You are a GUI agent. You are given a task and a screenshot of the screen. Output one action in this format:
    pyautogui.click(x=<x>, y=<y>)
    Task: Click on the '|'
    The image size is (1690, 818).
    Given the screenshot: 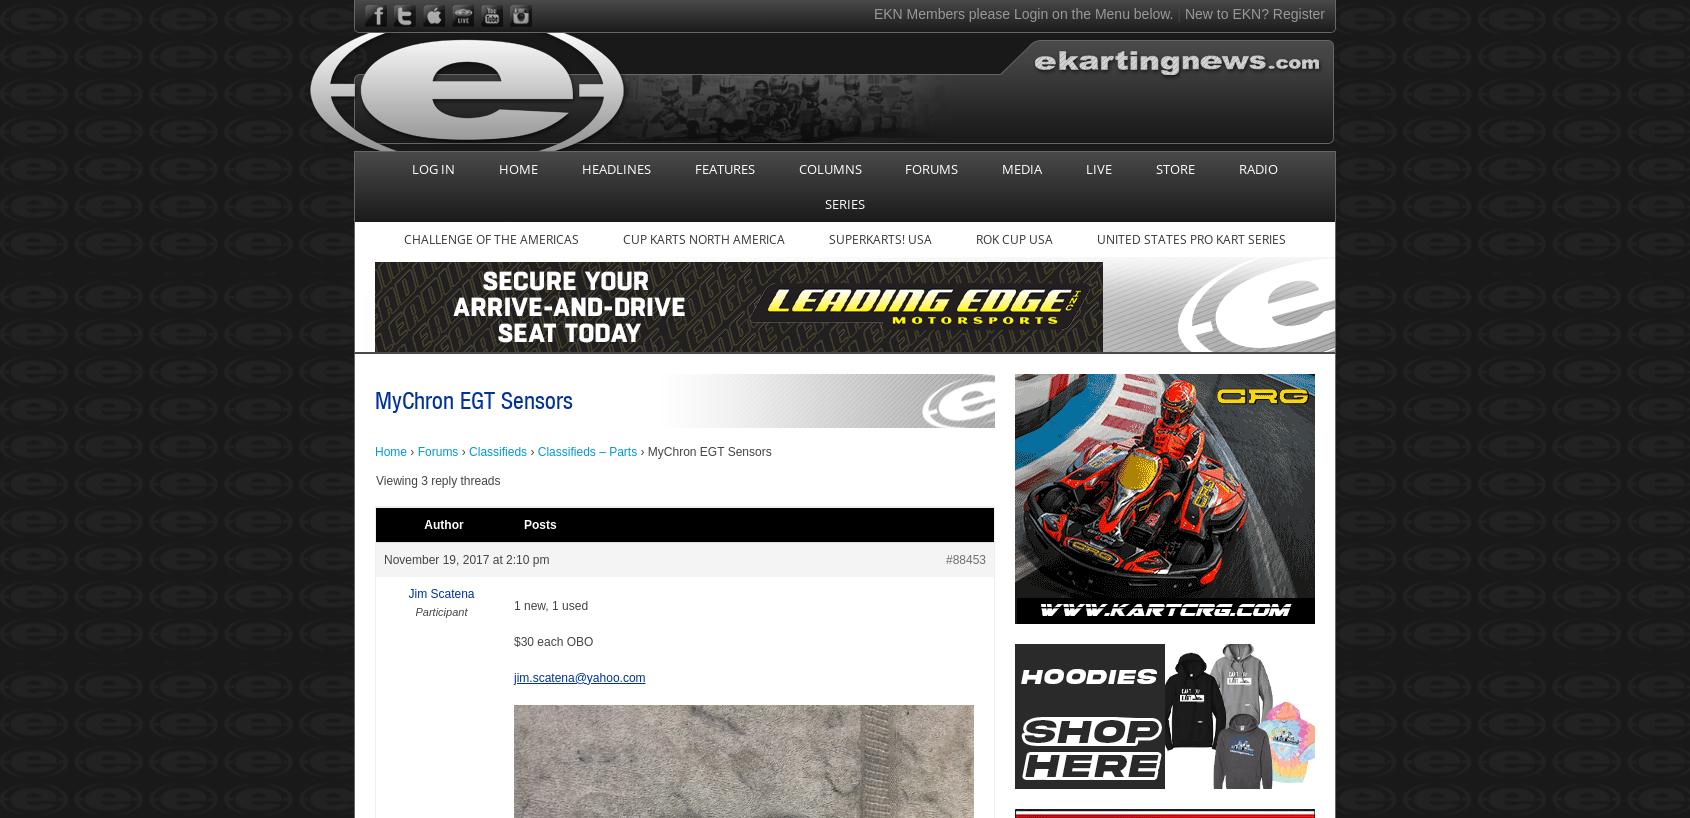 What is the action you would take?
    pyautogui.click(x=1178, y=12)
    